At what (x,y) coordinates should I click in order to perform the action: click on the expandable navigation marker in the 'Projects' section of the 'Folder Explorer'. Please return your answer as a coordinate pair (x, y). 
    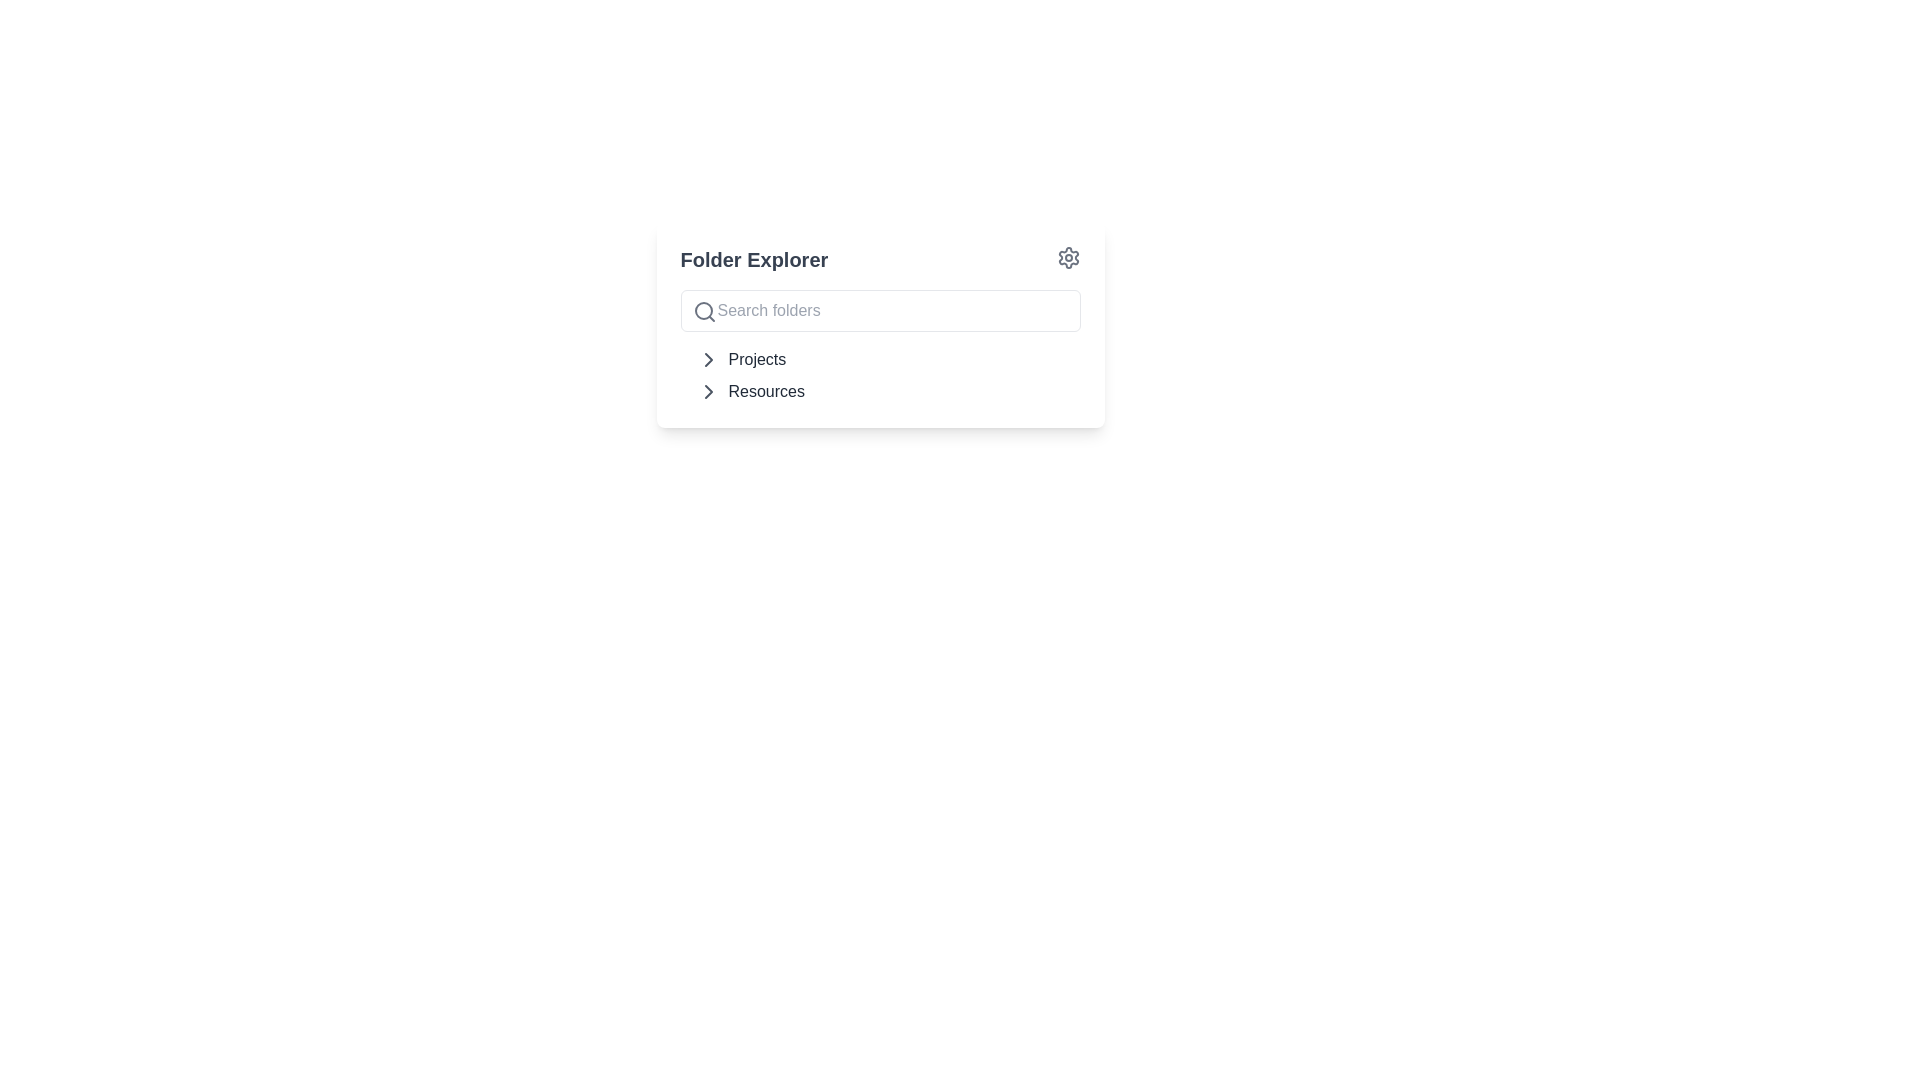
    Looking at the image, I should click on (708, 358).